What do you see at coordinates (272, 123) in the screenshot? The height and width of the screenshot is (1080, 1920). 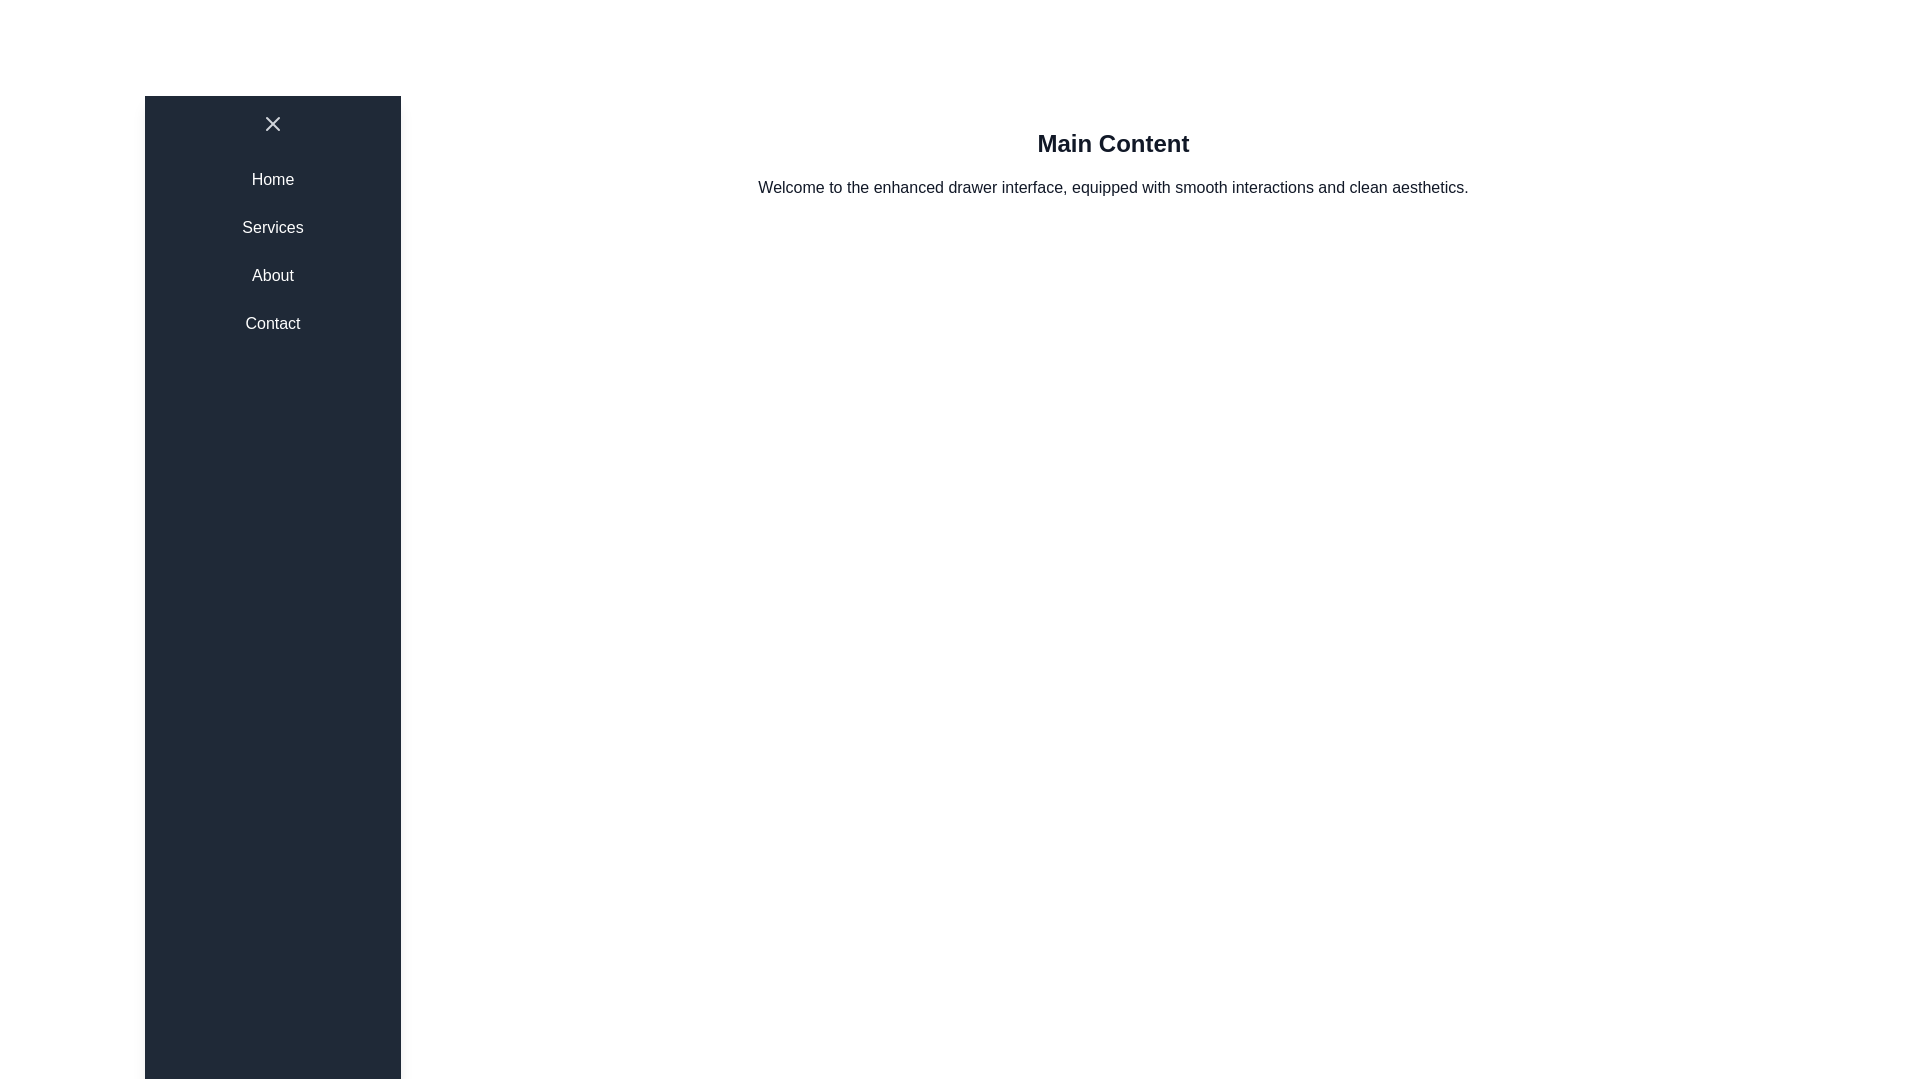 I see `the small square-shaped button with a dark background and a light gray 'X' mark at its center` at bounding box center [272, 123].